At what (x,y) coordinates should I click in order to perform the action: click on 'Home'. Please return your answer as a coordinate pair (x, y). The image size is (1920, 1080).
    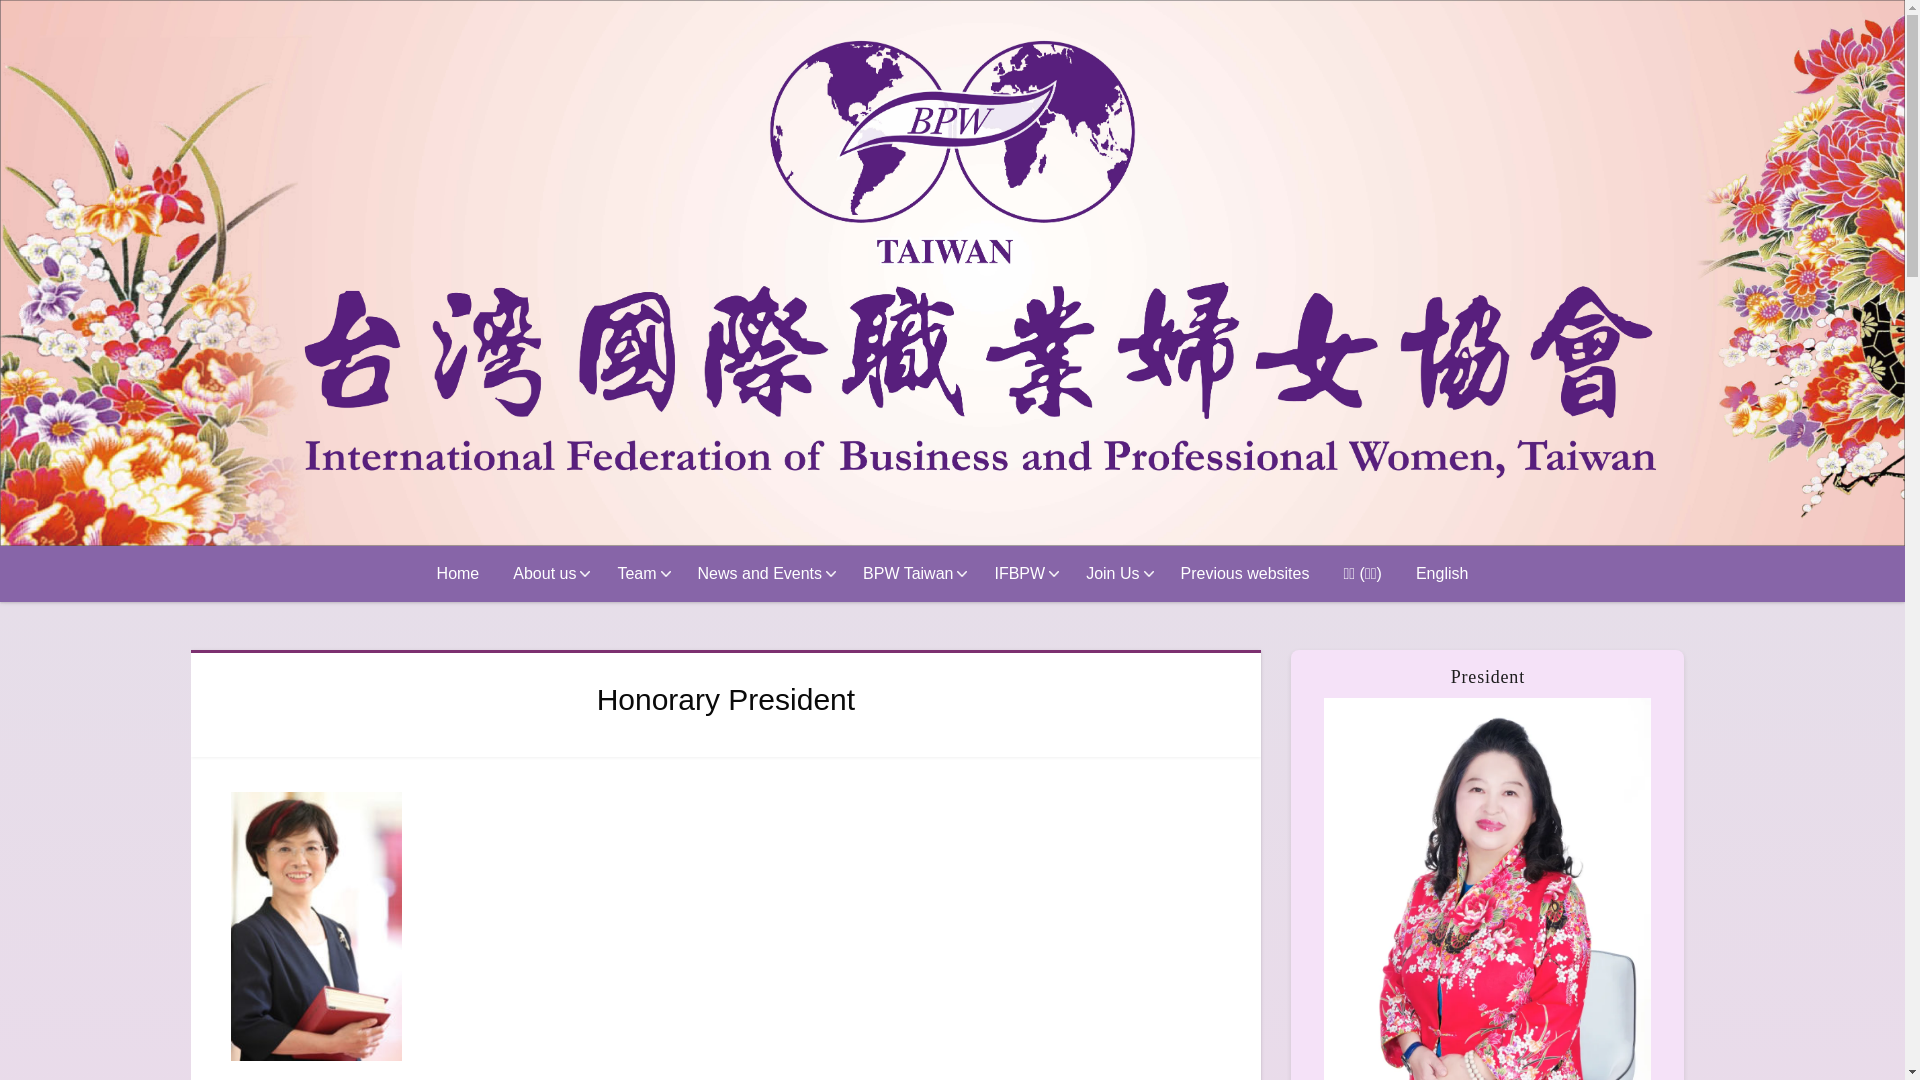
    Looking at the image, I should click on (457, 574).